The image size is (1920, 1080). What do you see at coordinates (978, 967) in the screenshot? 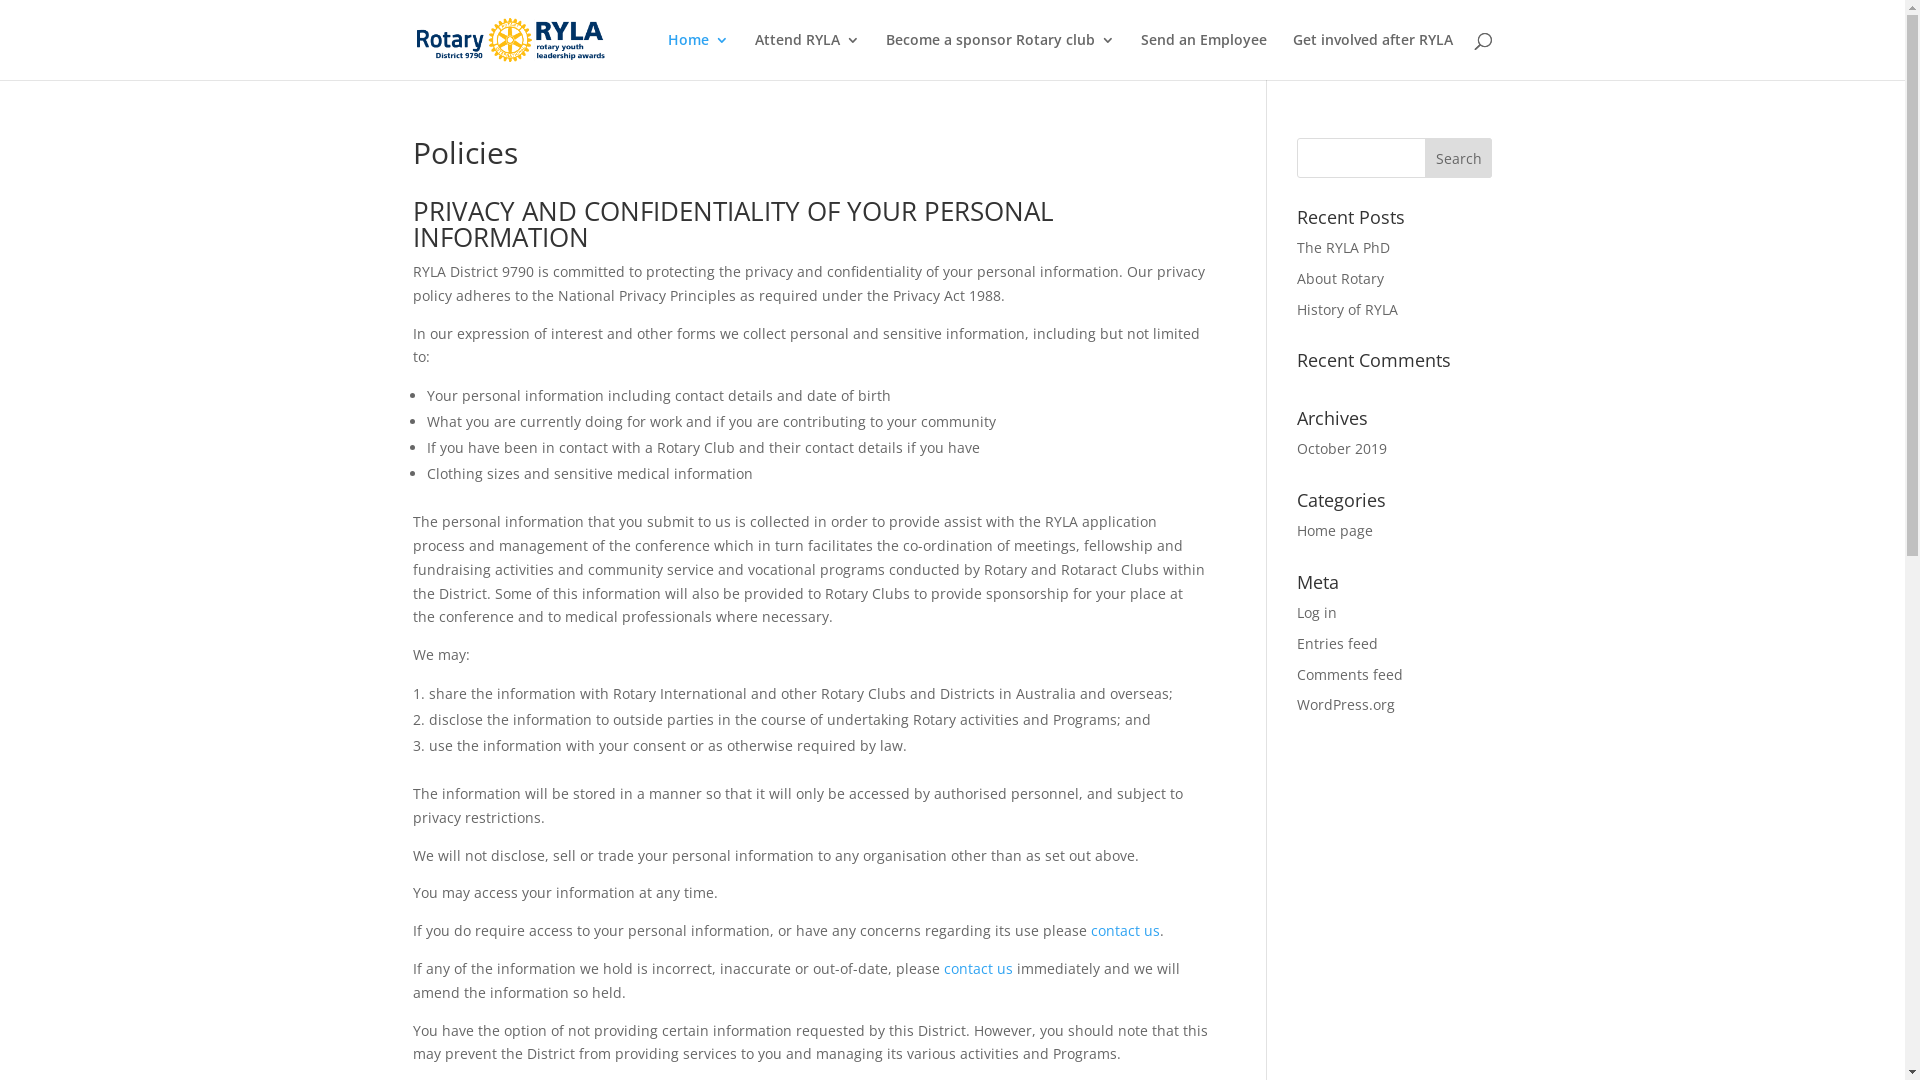
I see `'contact us'` at bounding box center [978, 967].